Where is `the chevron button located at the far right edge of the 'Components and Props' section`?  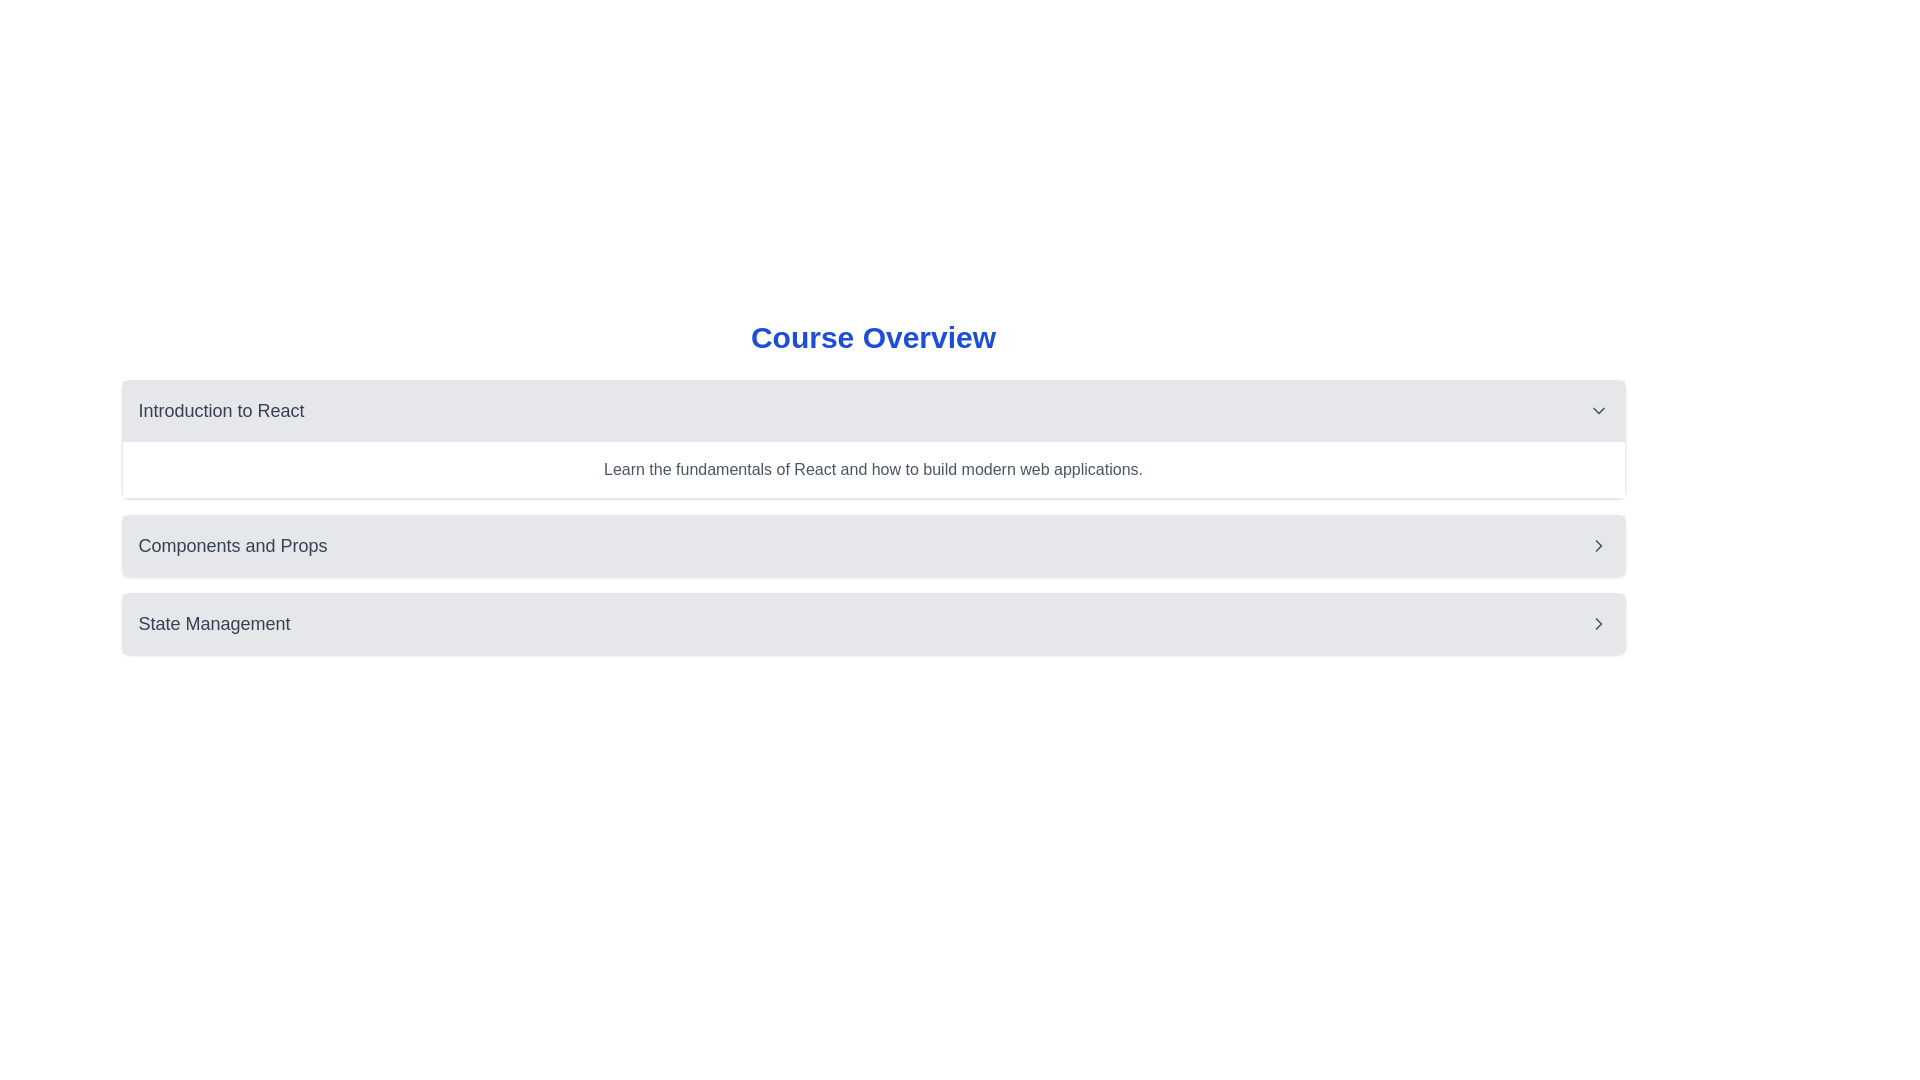 the chevron button located at the far right edge of the 'Components and Props' section is located at coordinates (1597, 546).